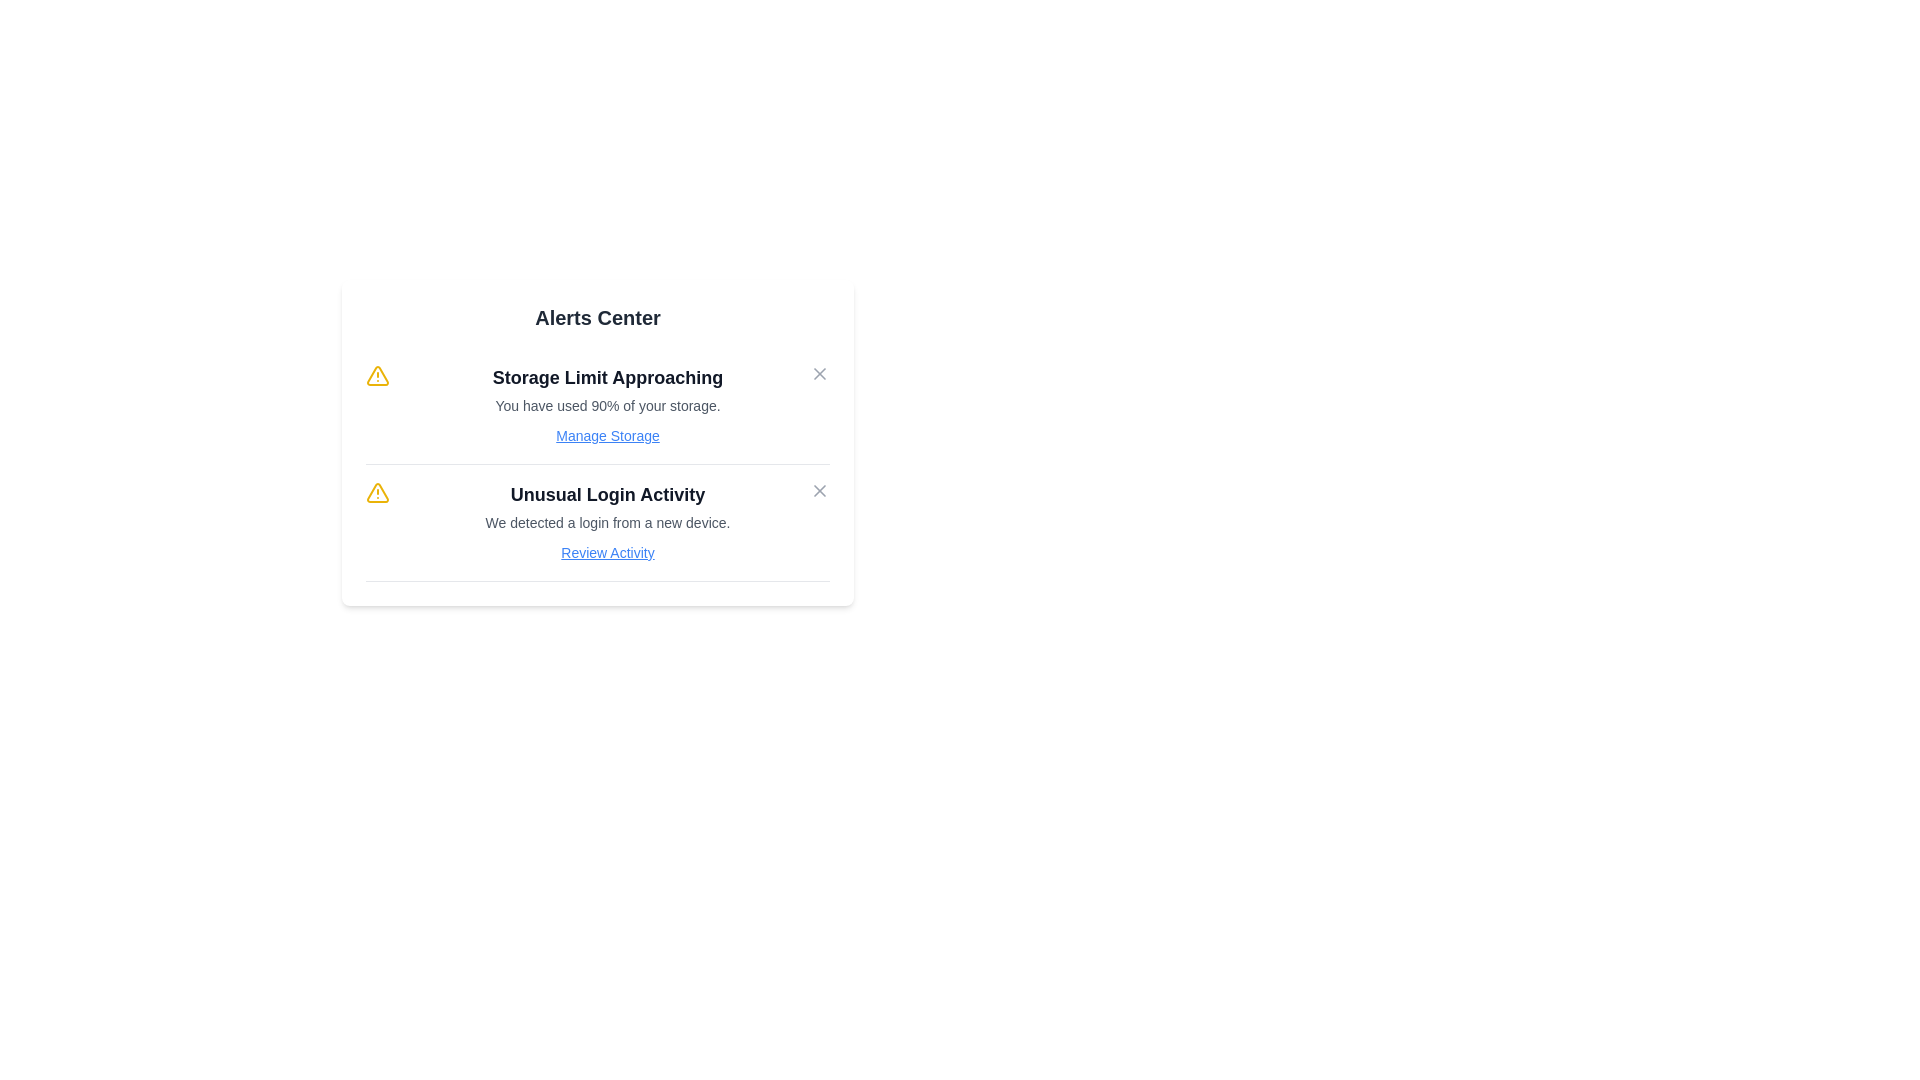 The width and height of the screenshot is (1920, 1080). Describe the element at coordinates (607, 434) in the screenshot. I see `the alert action link Manage Storage` at that location.